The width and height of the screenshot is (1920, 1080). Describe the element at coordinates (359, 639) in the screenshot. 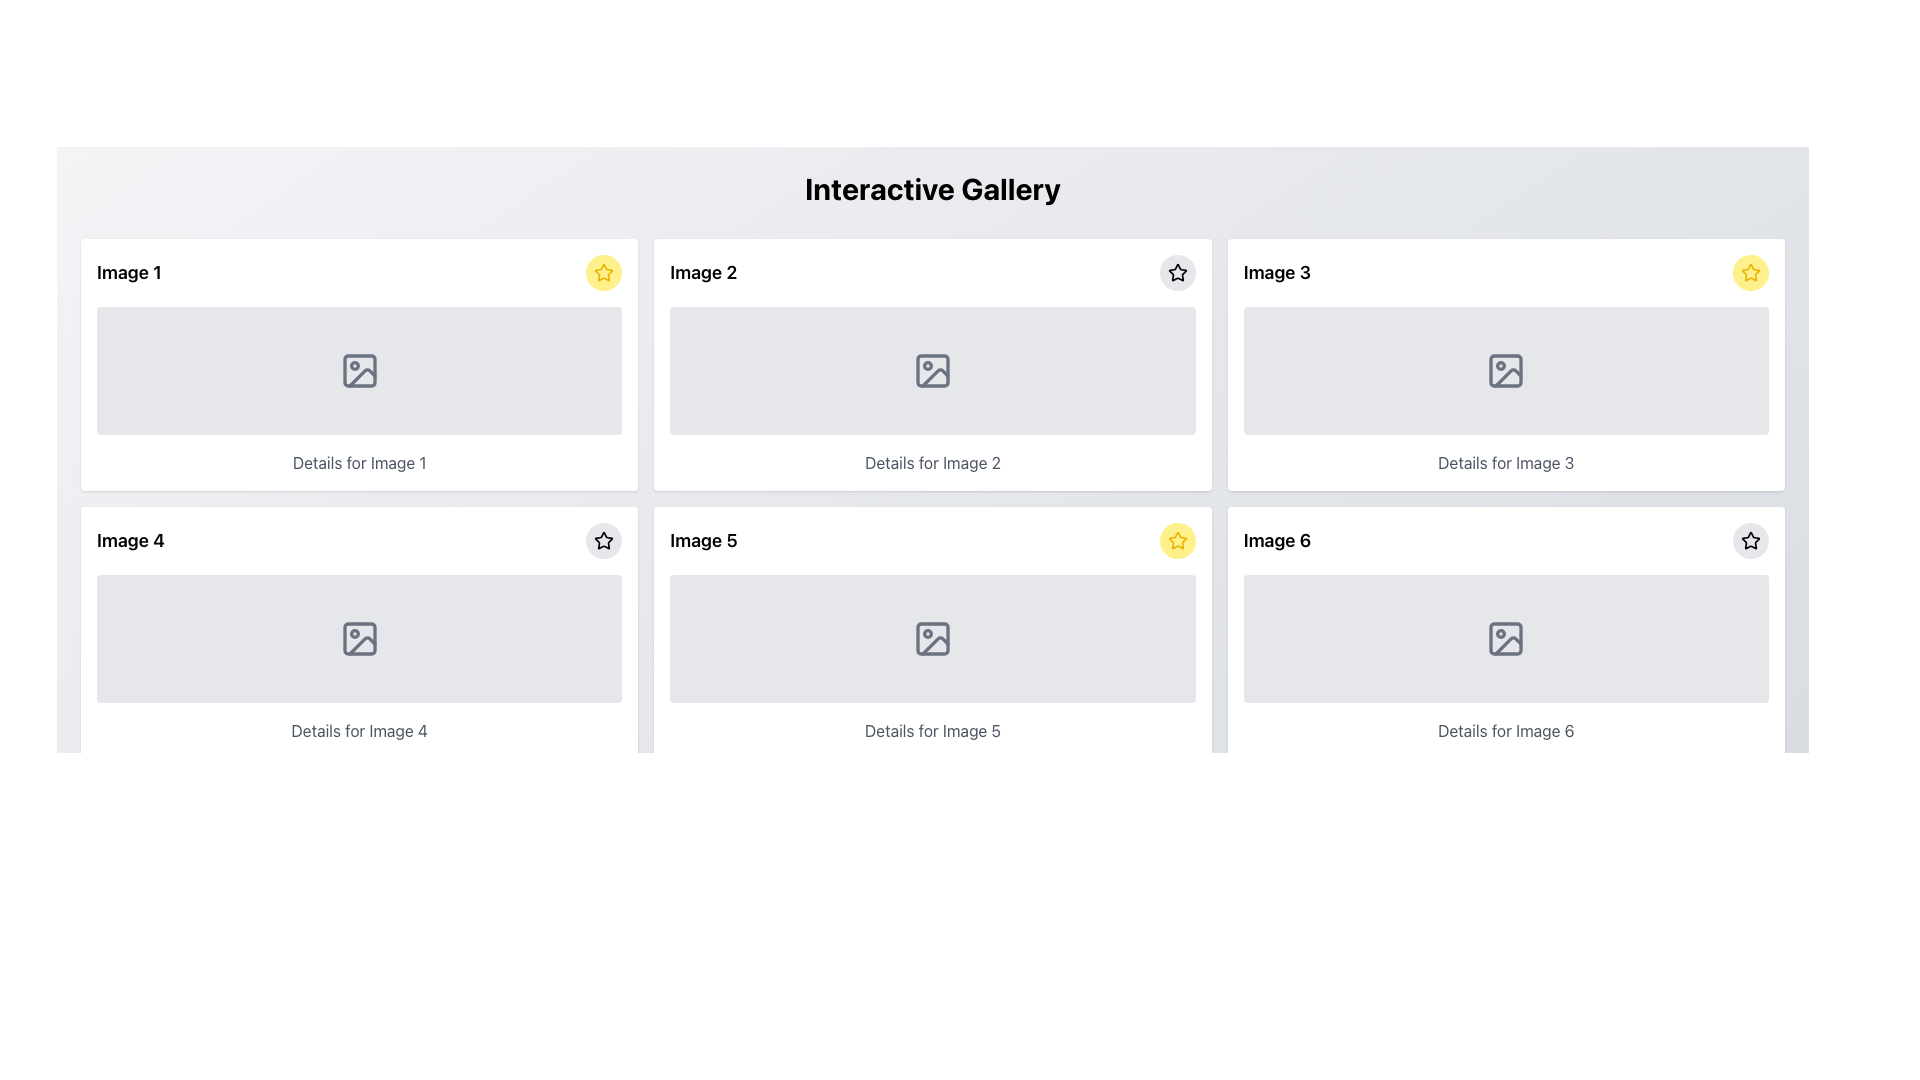

I see `the Rectangle graphics component that serves as a visual indicator for the placeholder icon in the fourth image box of the grid layout, located in the leftmost column of the second row` at that location.